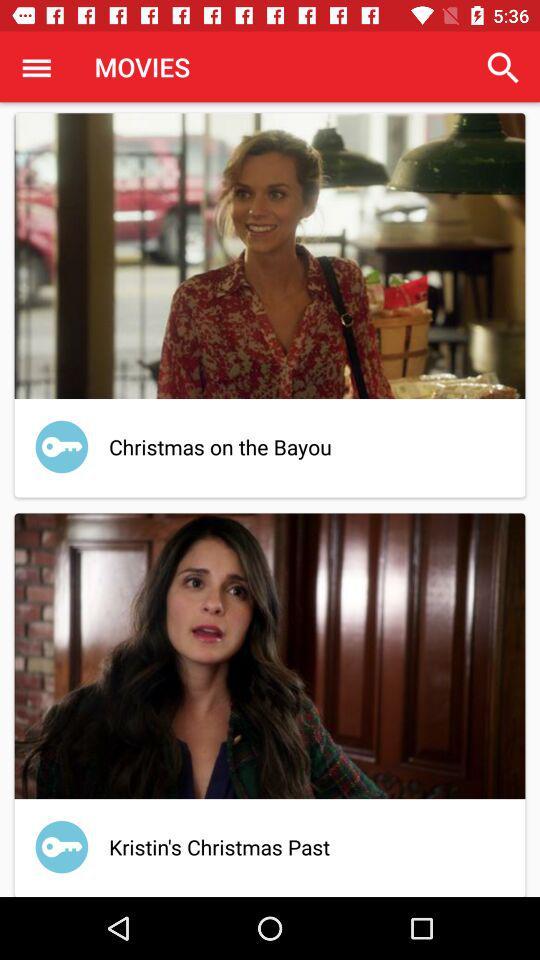  I want to click on the key symbol, so click(61, 846).